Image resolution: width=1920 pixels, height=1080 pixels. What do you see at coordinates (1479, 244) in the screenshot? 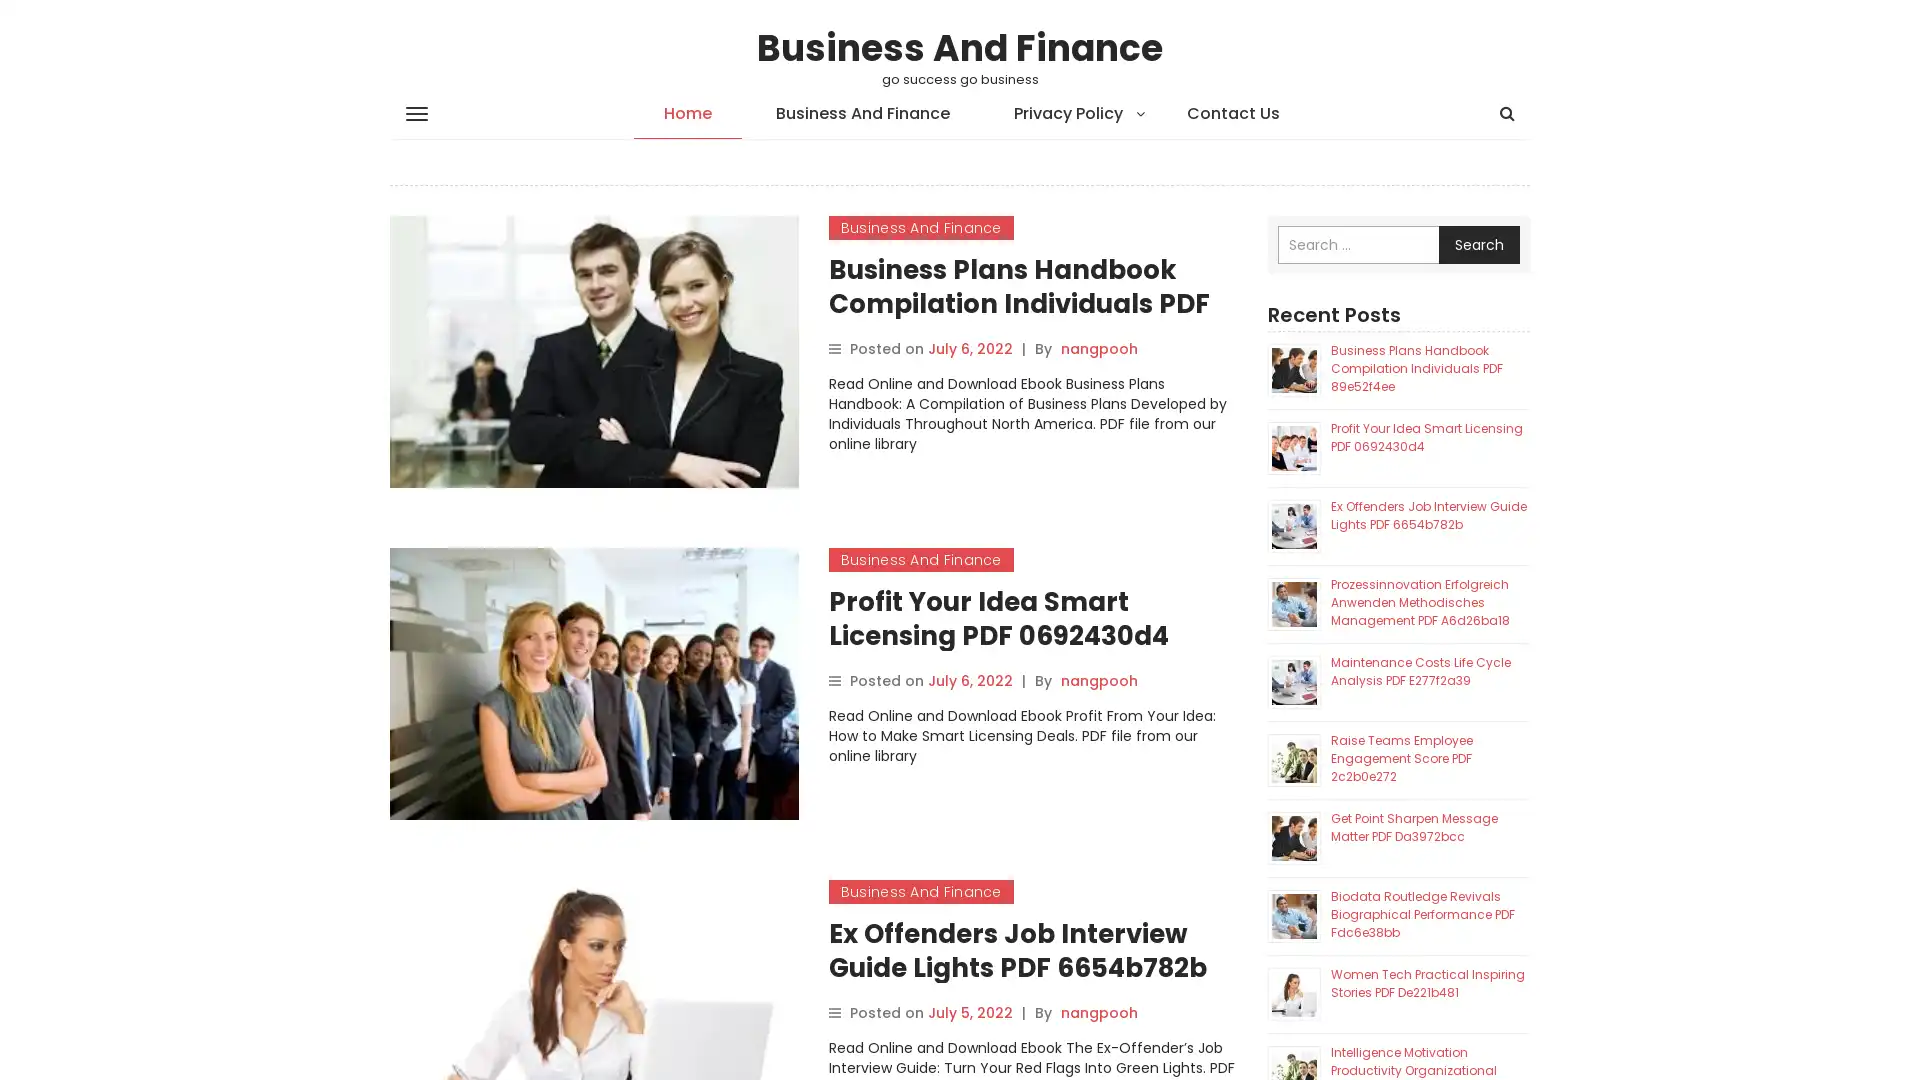
I see `Search` at bounding box center [1479, 244].